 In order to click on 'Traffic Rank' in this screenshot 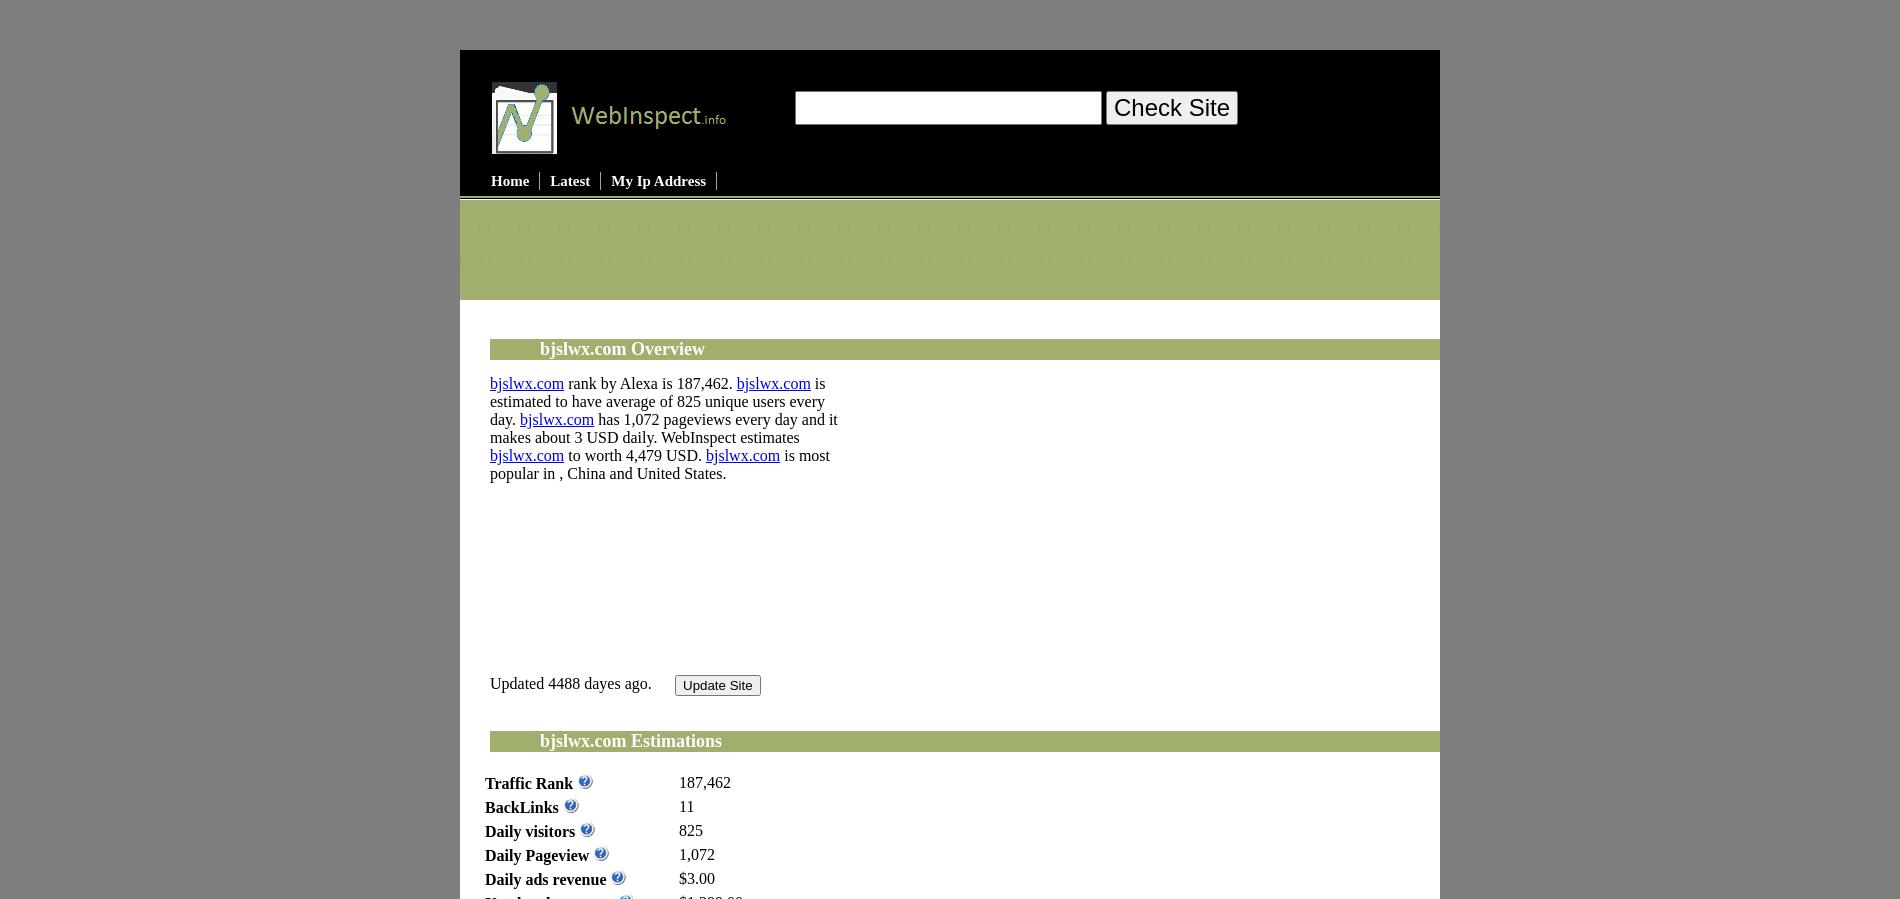, I will do `click(485, 782)`.